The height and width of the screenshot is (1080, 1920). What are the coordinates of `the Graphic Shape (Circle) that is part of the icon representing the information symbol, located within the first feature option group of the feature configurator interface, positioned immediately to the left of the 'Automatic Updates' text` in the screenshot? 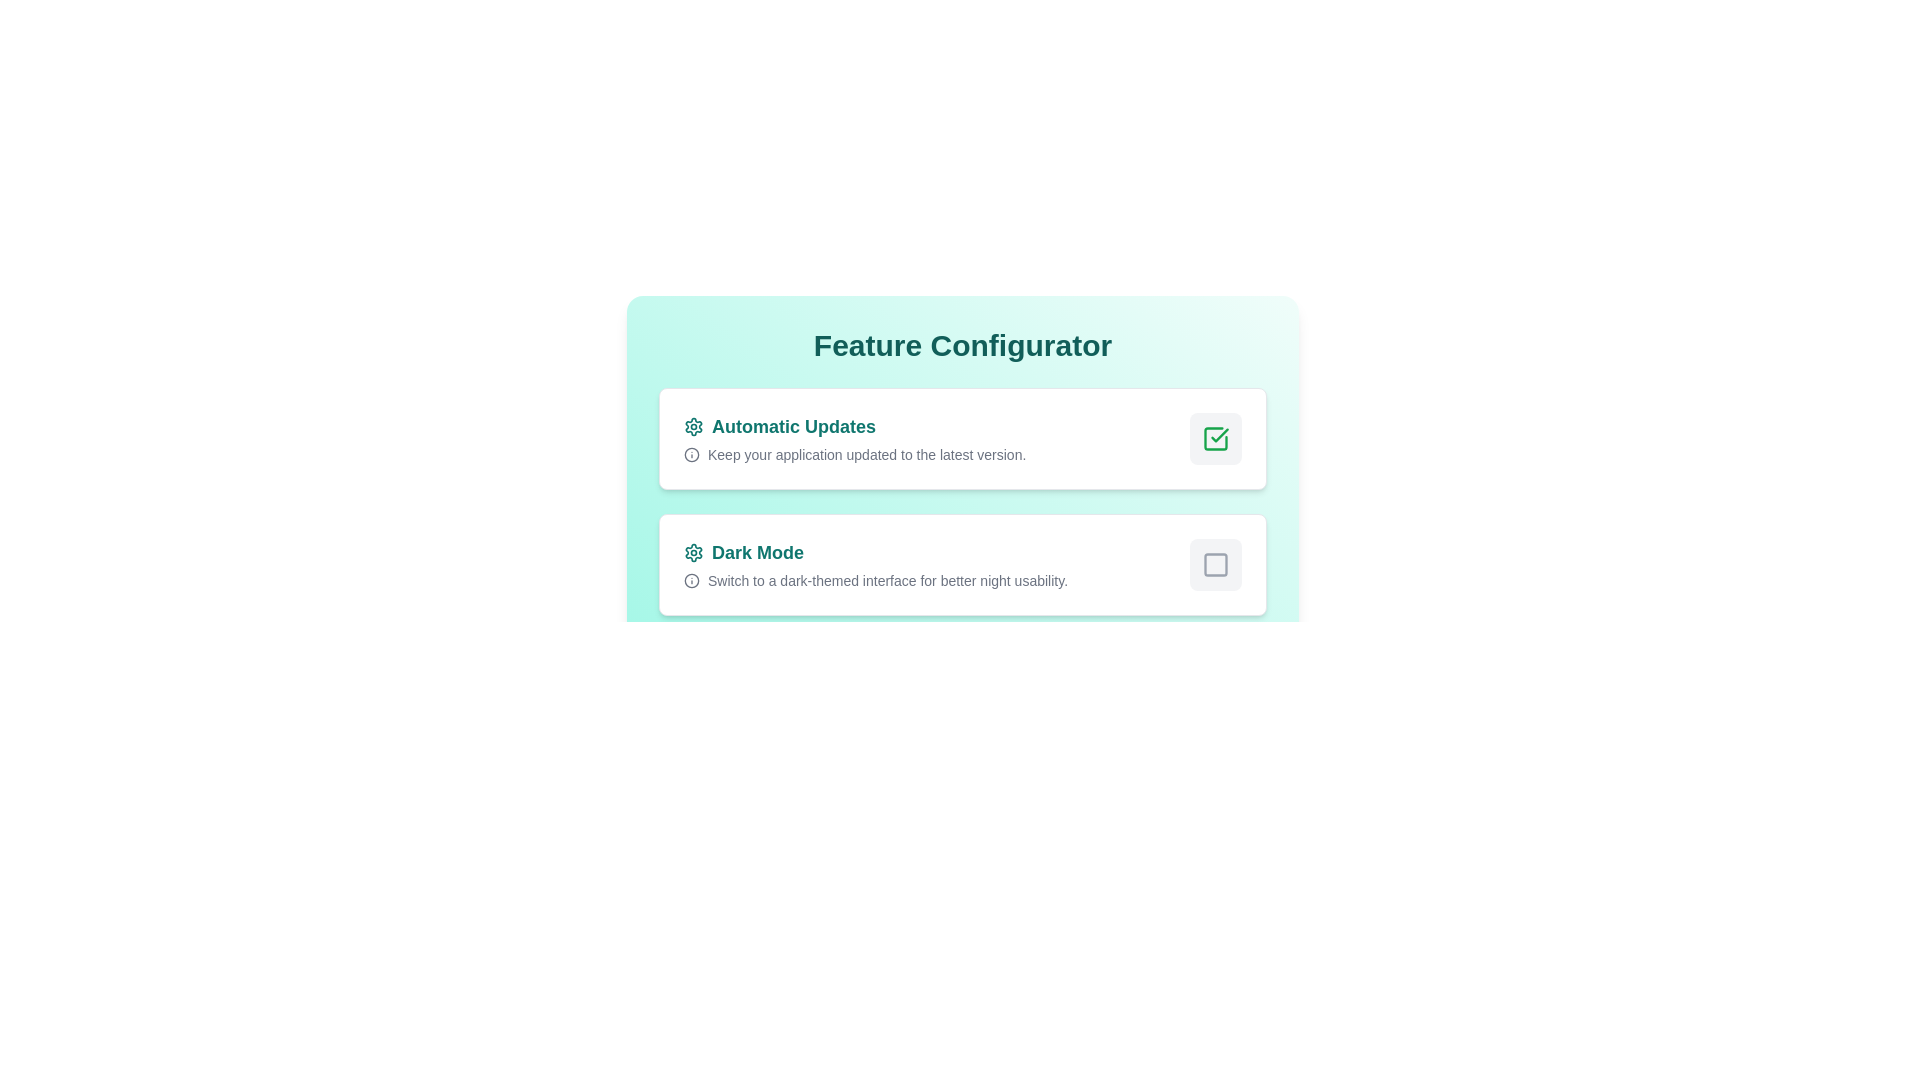 It's located at (691, 455).